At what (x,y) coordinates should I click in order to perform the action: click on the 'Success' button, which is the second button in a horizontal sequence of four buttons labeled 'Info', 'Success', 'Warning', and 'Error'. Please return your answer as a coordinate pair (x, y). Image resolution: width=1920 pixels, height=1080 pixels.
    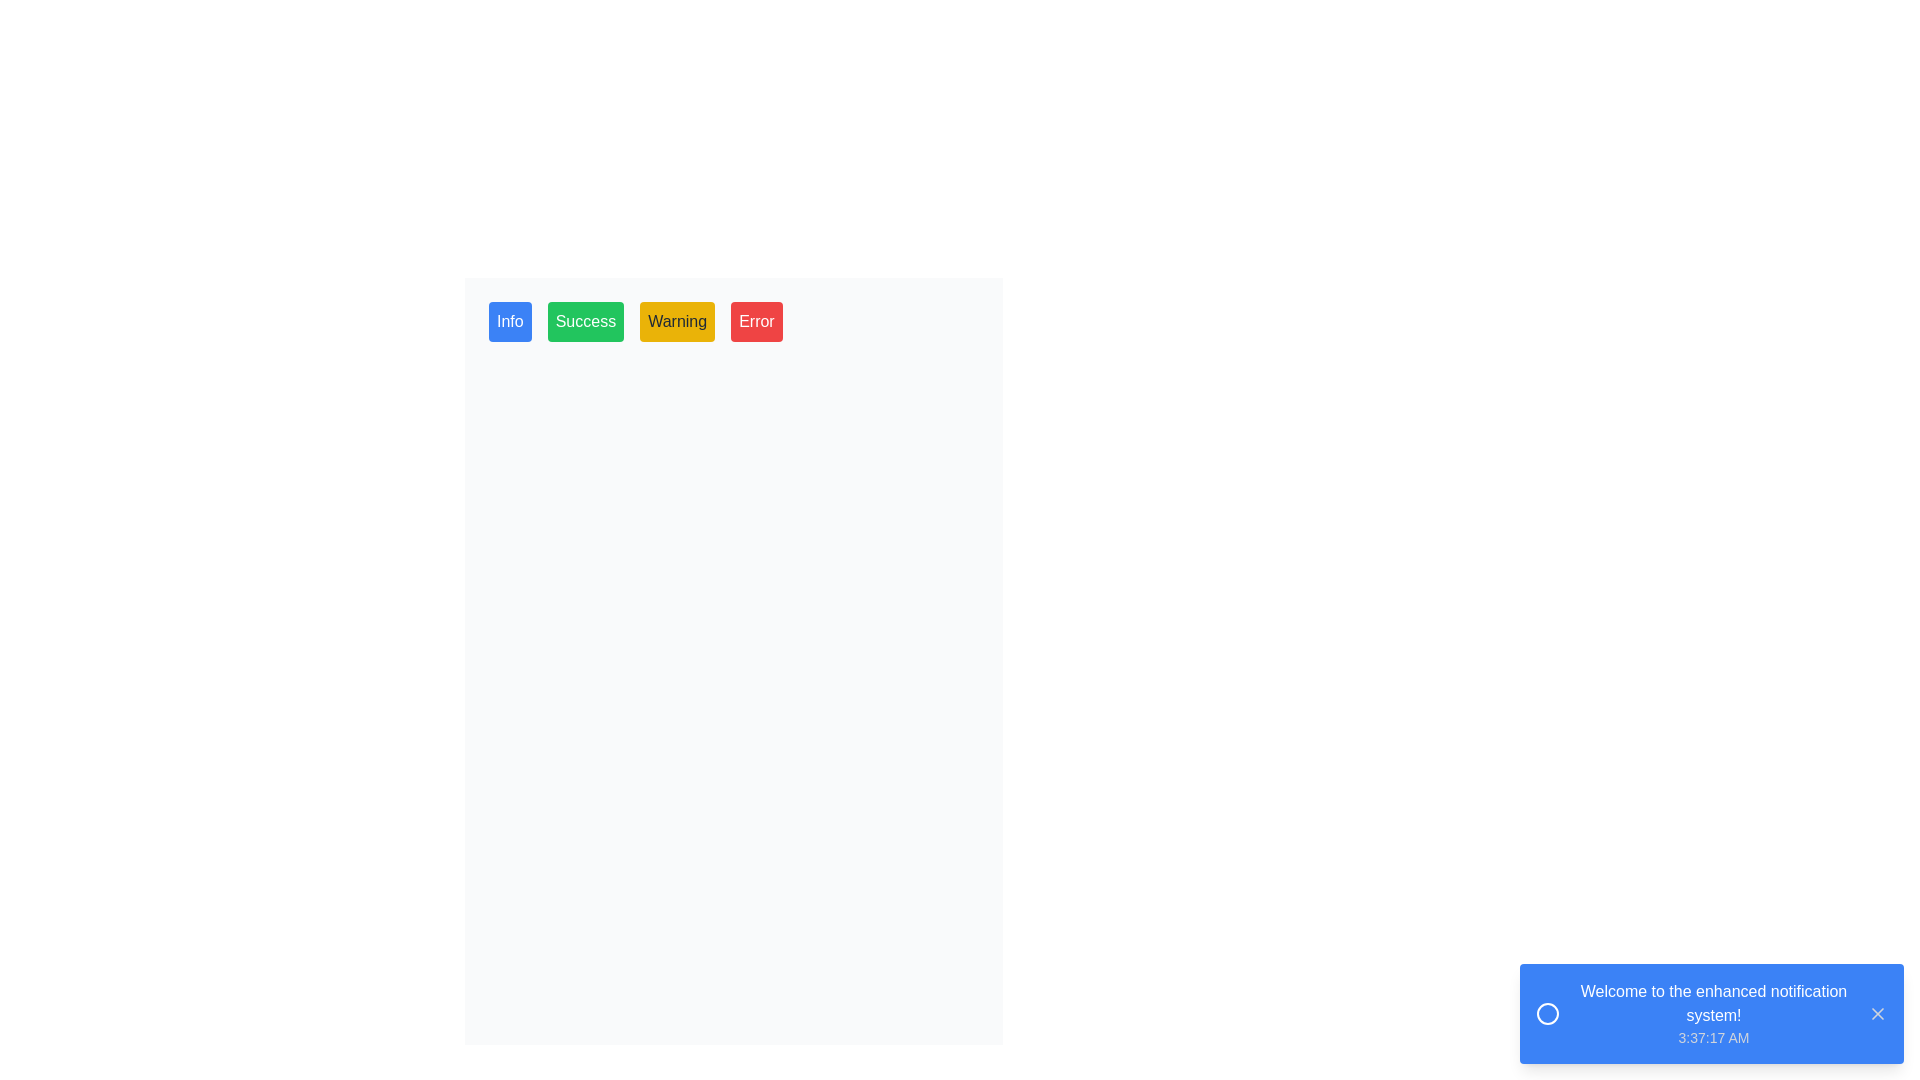
    Looking at the image, I should click on (584, 320).